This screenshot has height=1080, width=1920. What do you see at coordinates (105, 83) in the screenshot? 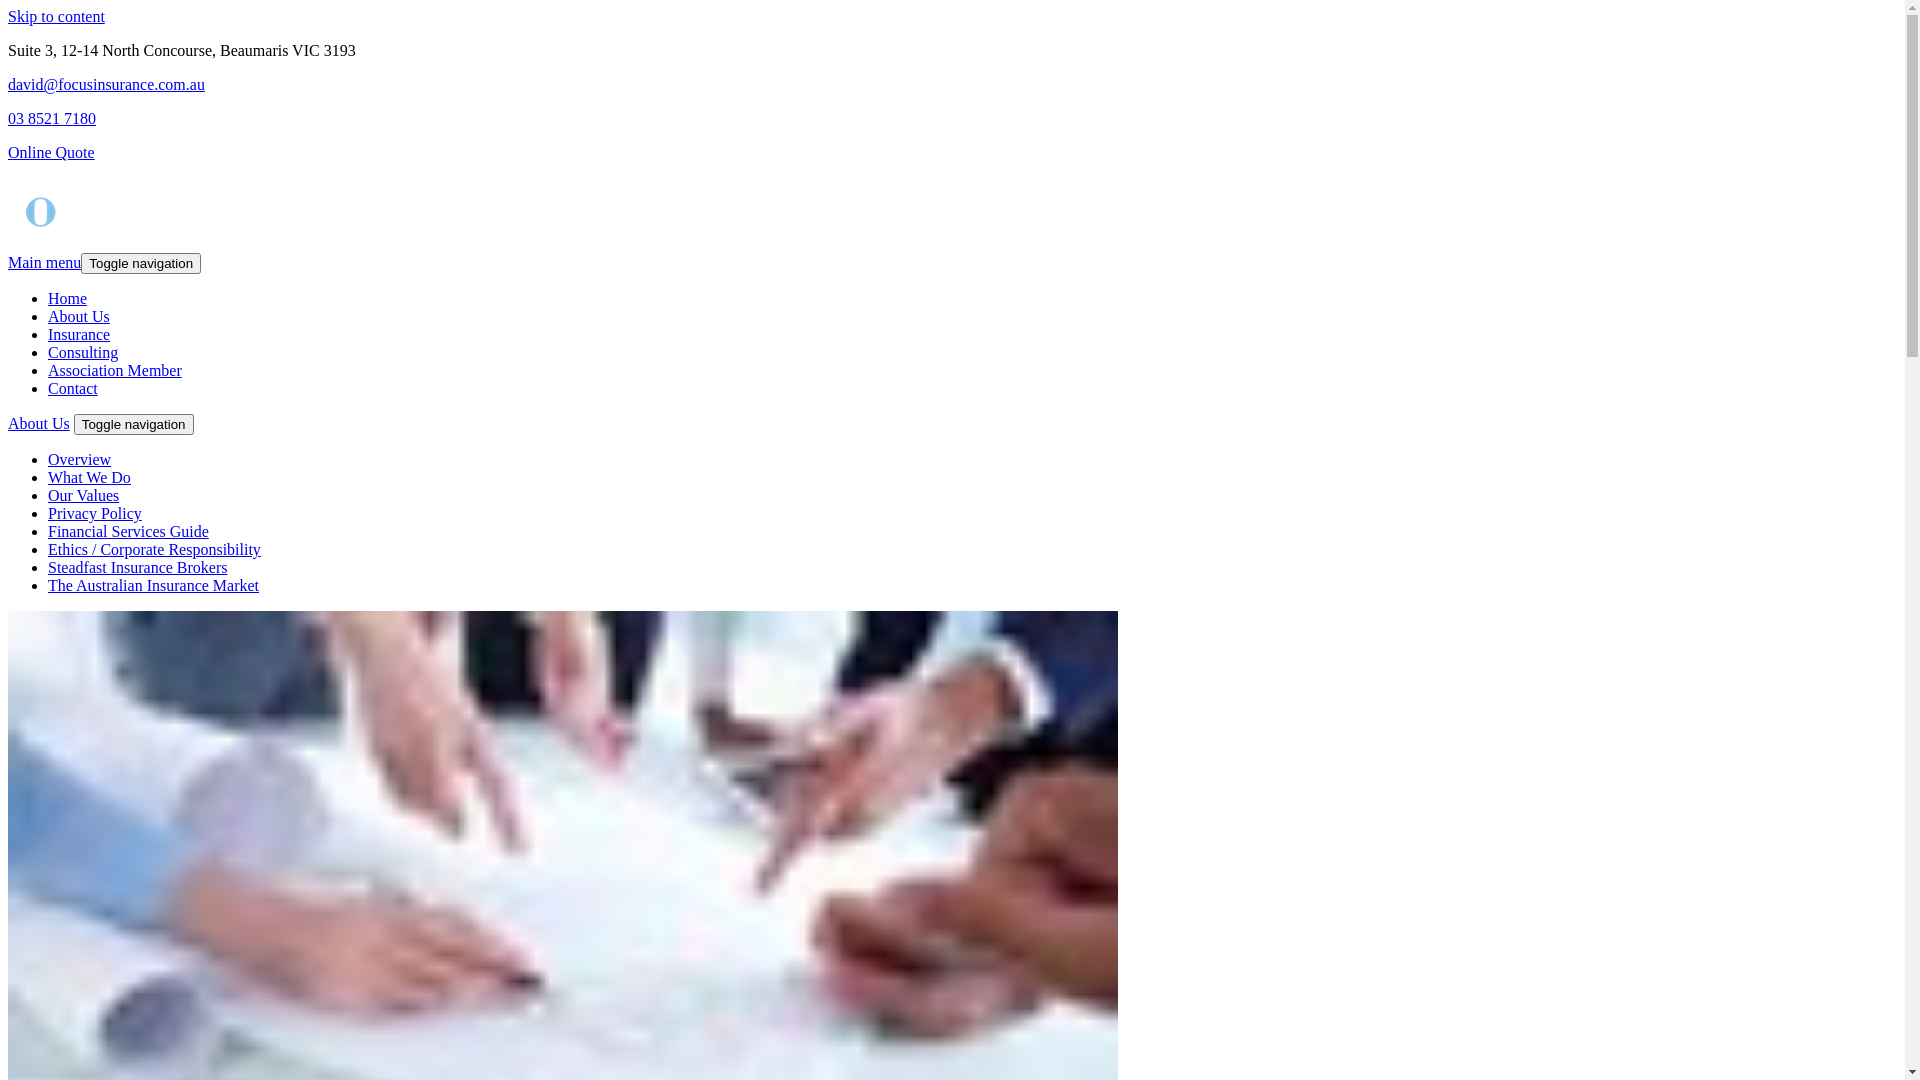
I see `'david@focusinsurance.com.au'` at bounding box center [105, 83].